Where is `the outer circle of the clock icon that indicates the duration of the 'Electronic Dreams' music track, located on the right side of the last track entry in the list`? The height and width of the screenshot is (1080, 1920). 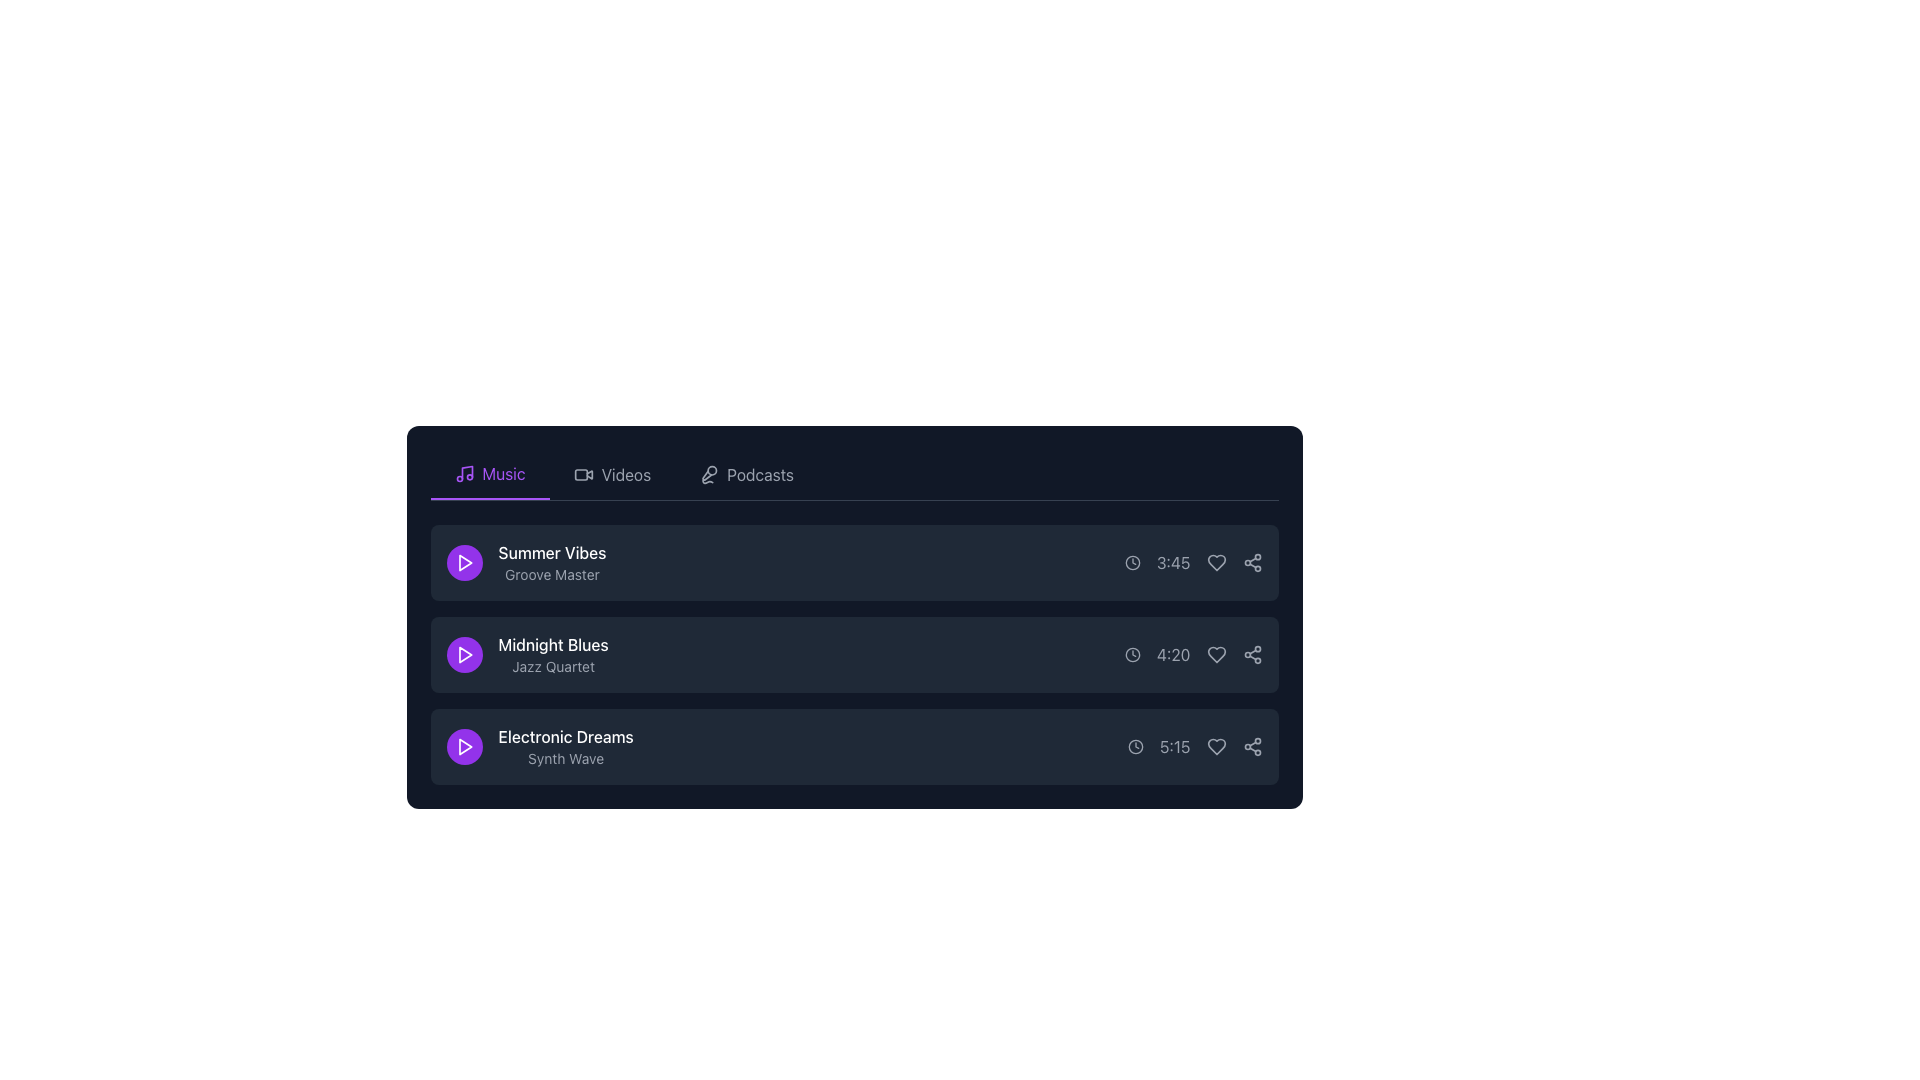
the outer circle of the clock icon that indicates the duration of the 'Electronic Dreams' music track, located on the right side of the last track entry in the list is located at coordinates (1135, 747).